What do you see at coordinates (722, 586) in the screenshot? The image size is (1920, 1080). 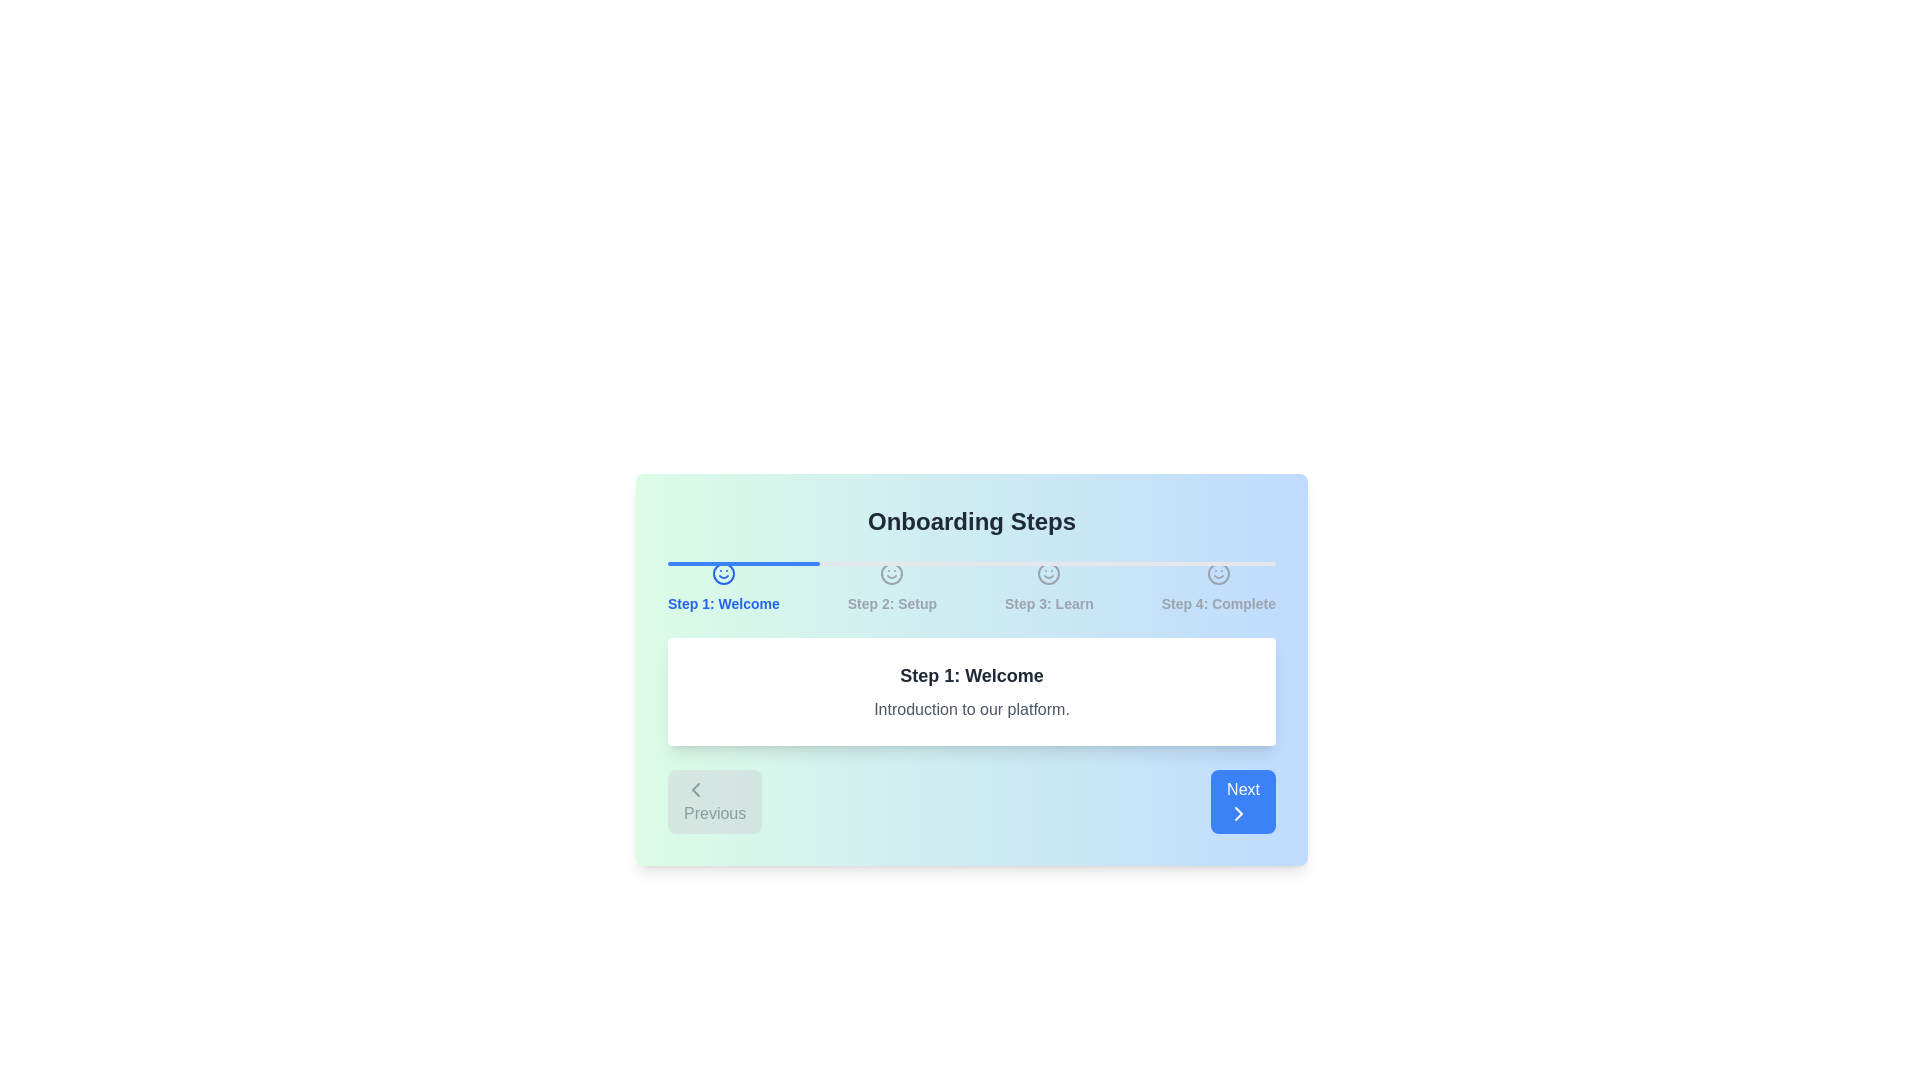 I see `information displayed in the first step of the onboarding process, titled 'Welcome', which is represented by the Progress Indicator with Icon and Text located on the far left of the row` at bounding box center [722, 586].